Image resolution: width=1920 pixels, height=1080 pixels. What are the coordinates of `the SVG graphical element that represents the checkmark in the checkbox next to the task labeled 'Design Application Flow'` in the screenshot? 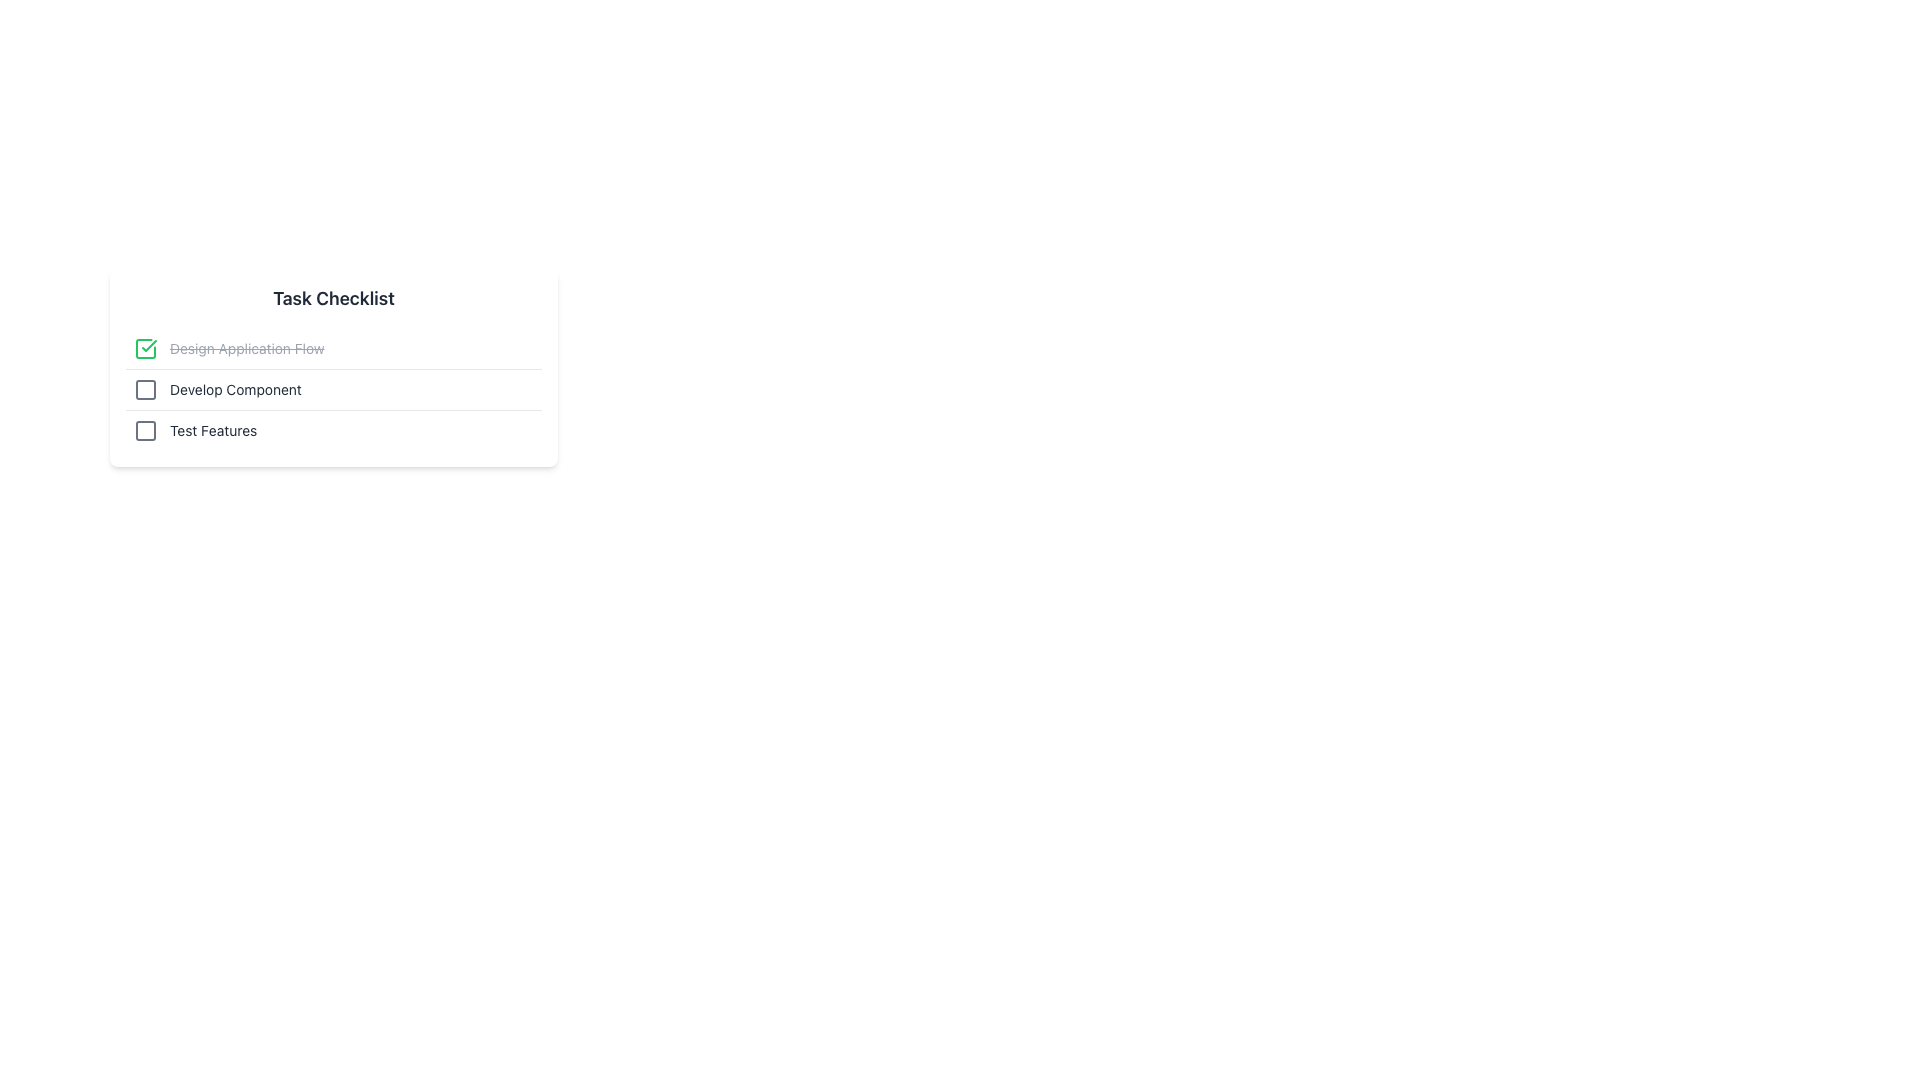 It's located at (144, 347).